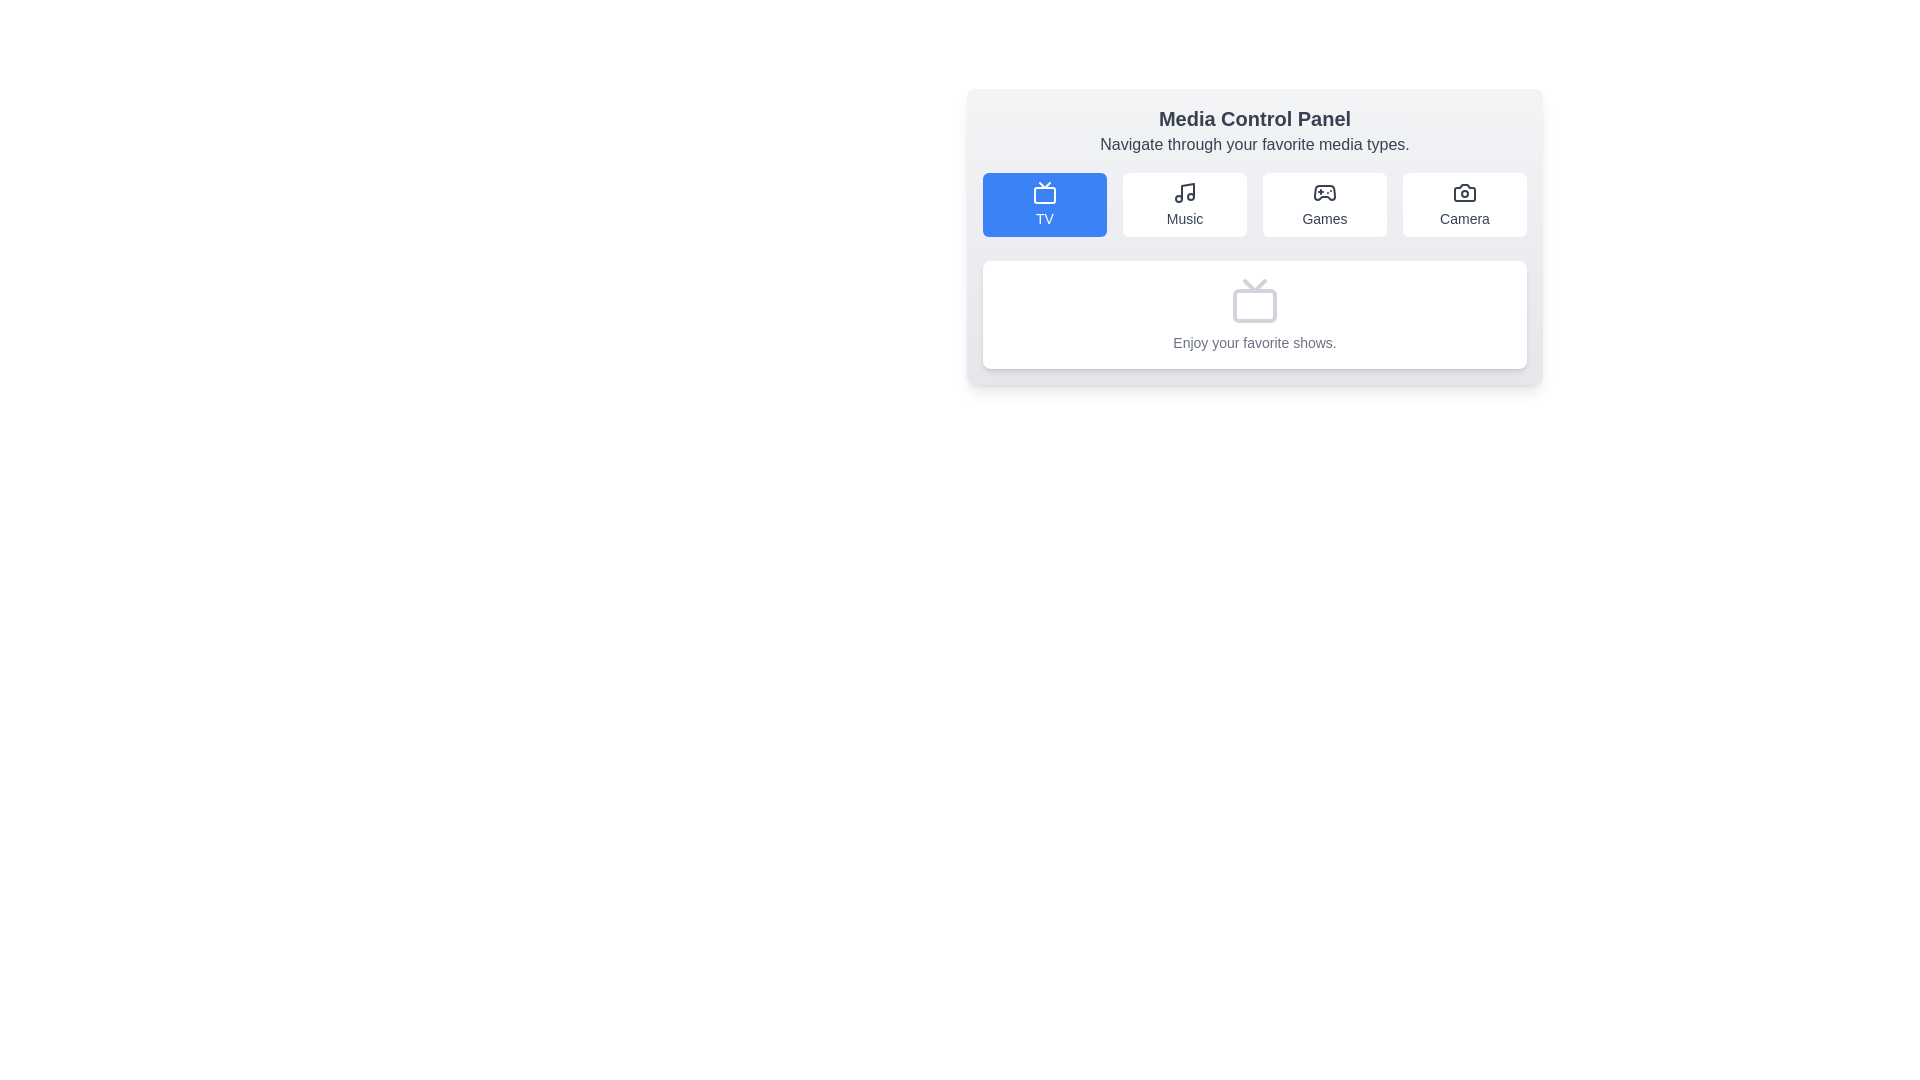 This screenshot has width=1920, height=1080. What do you see at coordinates (1044, 219) in the screenshot?
I see `the 'TV' text label which serves as a descriptive caption for the blue button representing the TV media category` at bounding box center [1044, 219].